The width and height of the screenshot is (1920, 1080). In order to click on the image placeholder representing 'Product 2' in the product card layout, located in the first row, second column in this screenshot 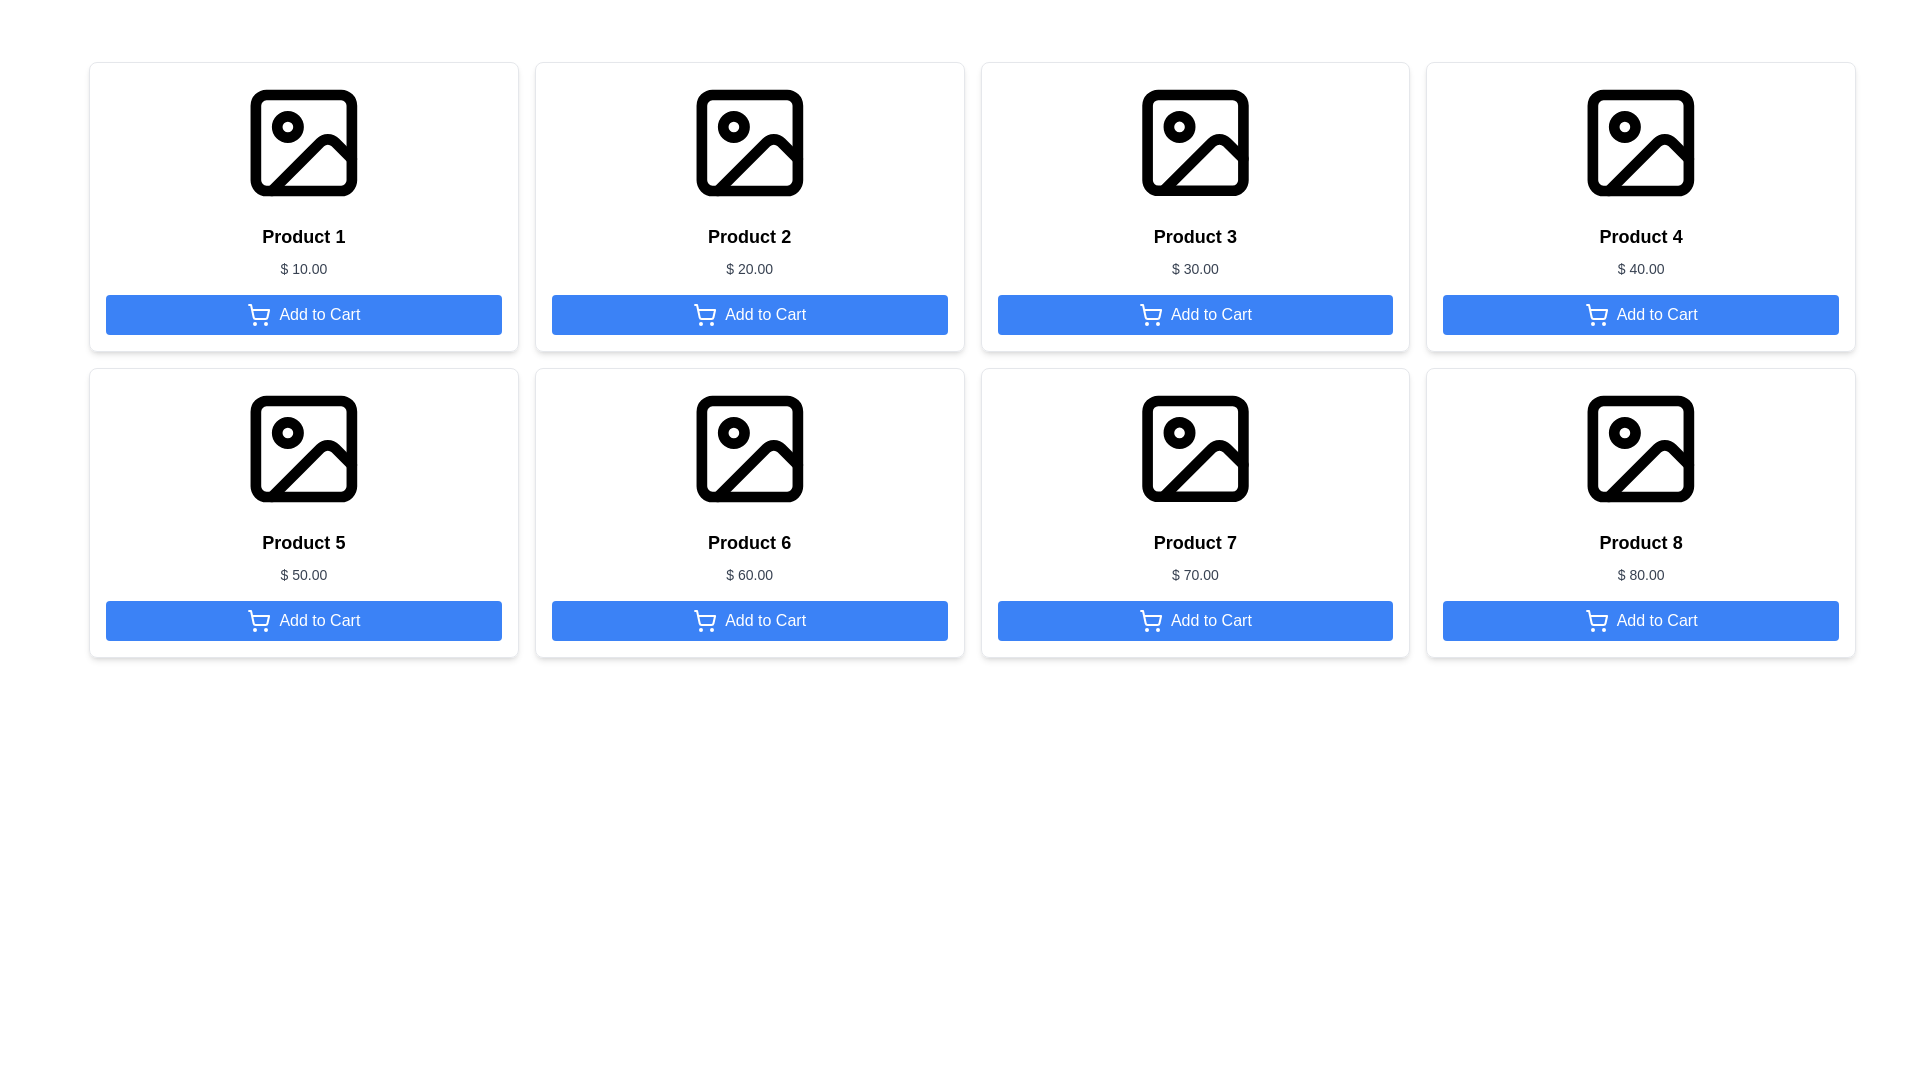, I will do `click(748, 141)`.